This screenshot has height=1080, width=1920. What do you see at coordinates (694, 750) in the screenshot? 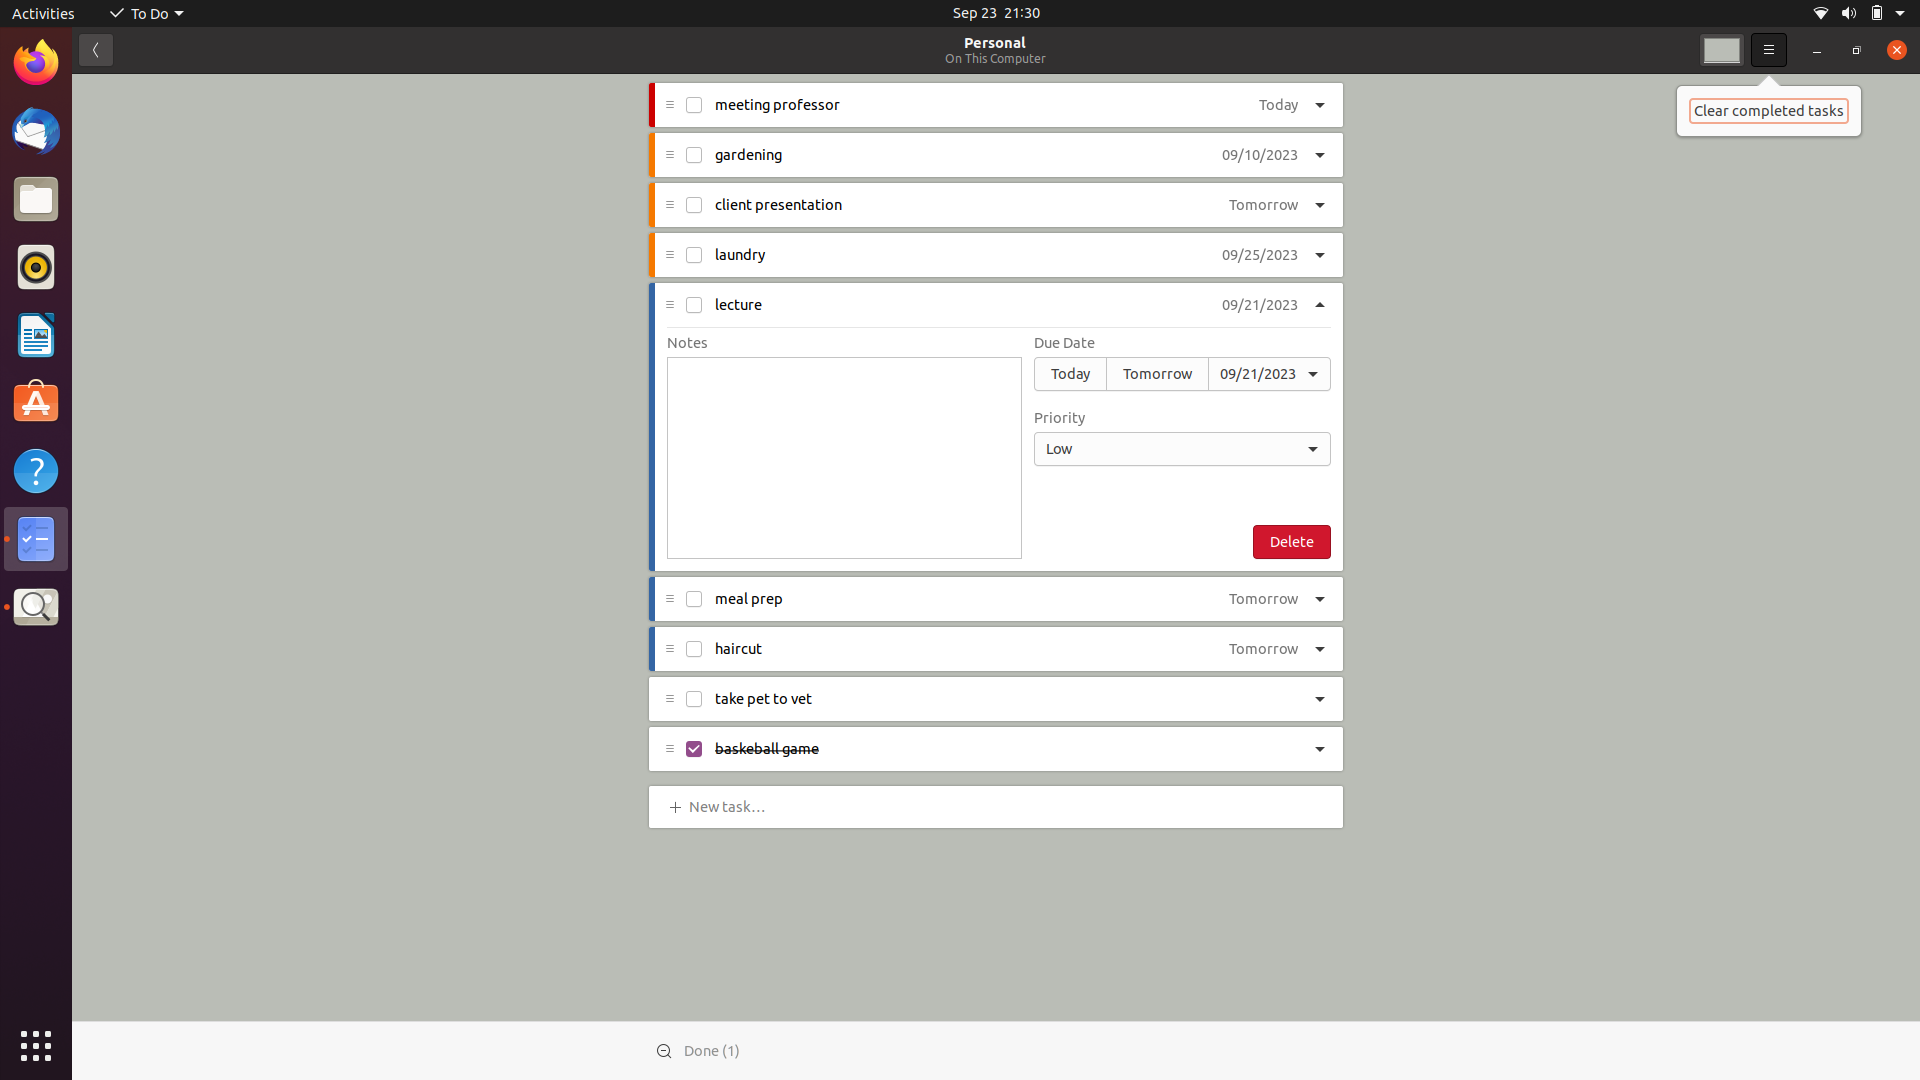
I see `Mark "checkbox baseball game" task as completed` at bounding box center [694, 750].